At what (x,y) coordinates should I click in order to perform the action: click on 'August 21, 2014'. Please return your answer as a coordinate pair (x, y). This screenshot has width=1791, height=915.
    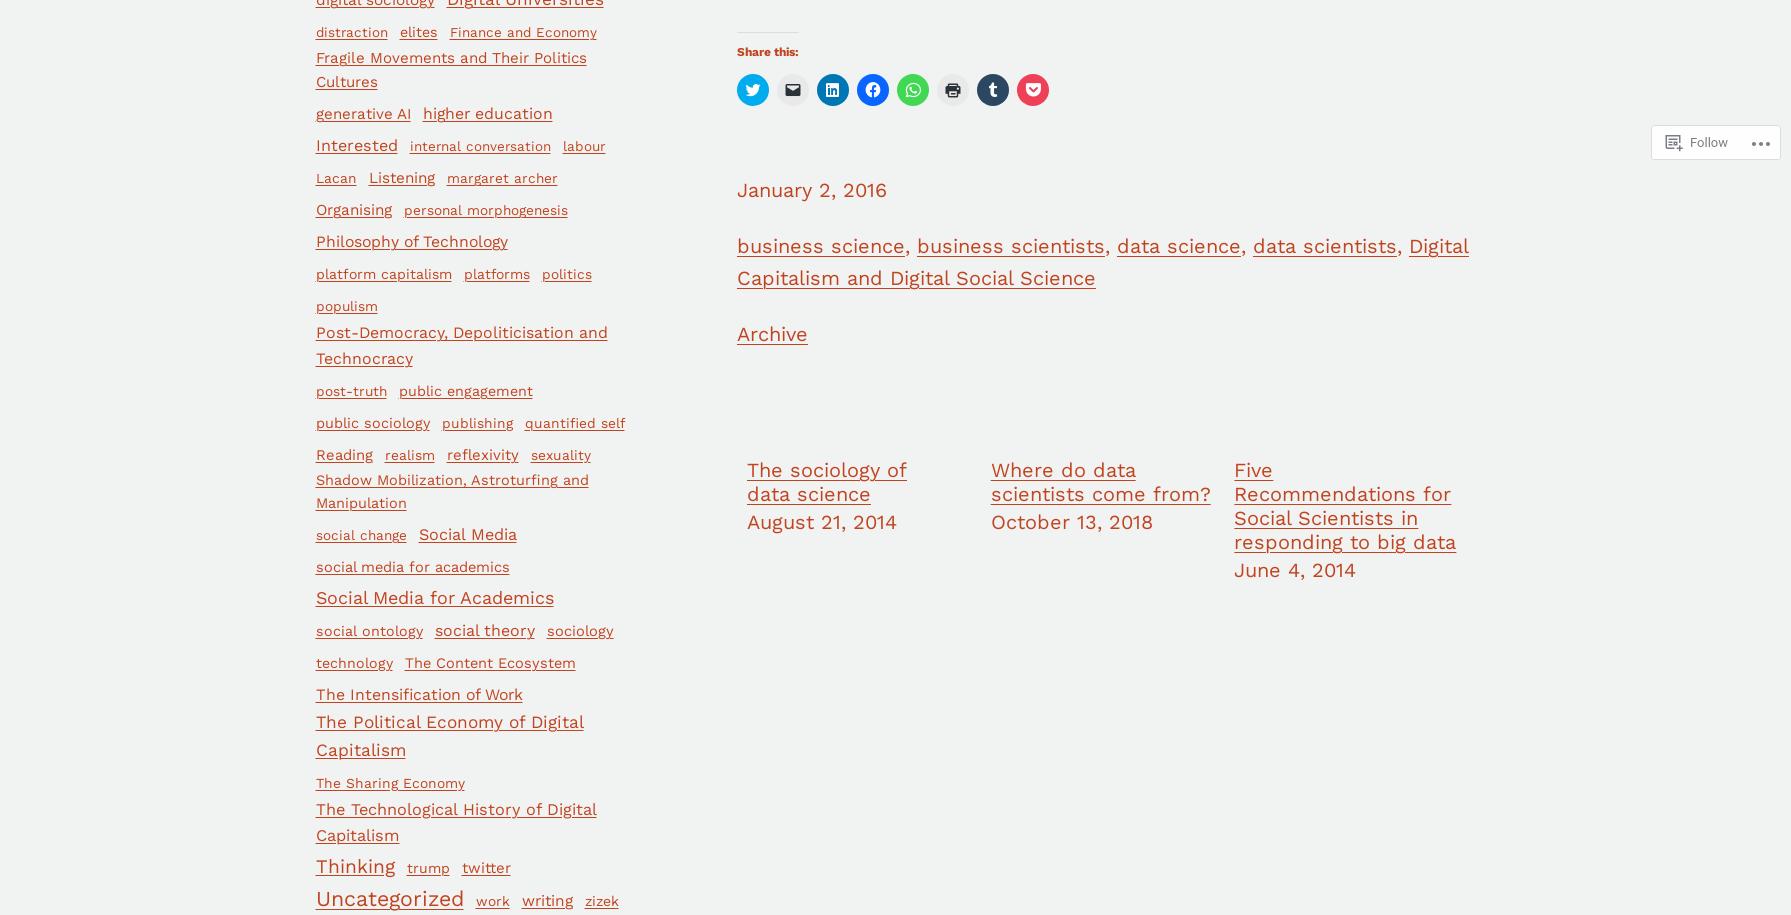
    Looking at the image, I should click on (745, 521).